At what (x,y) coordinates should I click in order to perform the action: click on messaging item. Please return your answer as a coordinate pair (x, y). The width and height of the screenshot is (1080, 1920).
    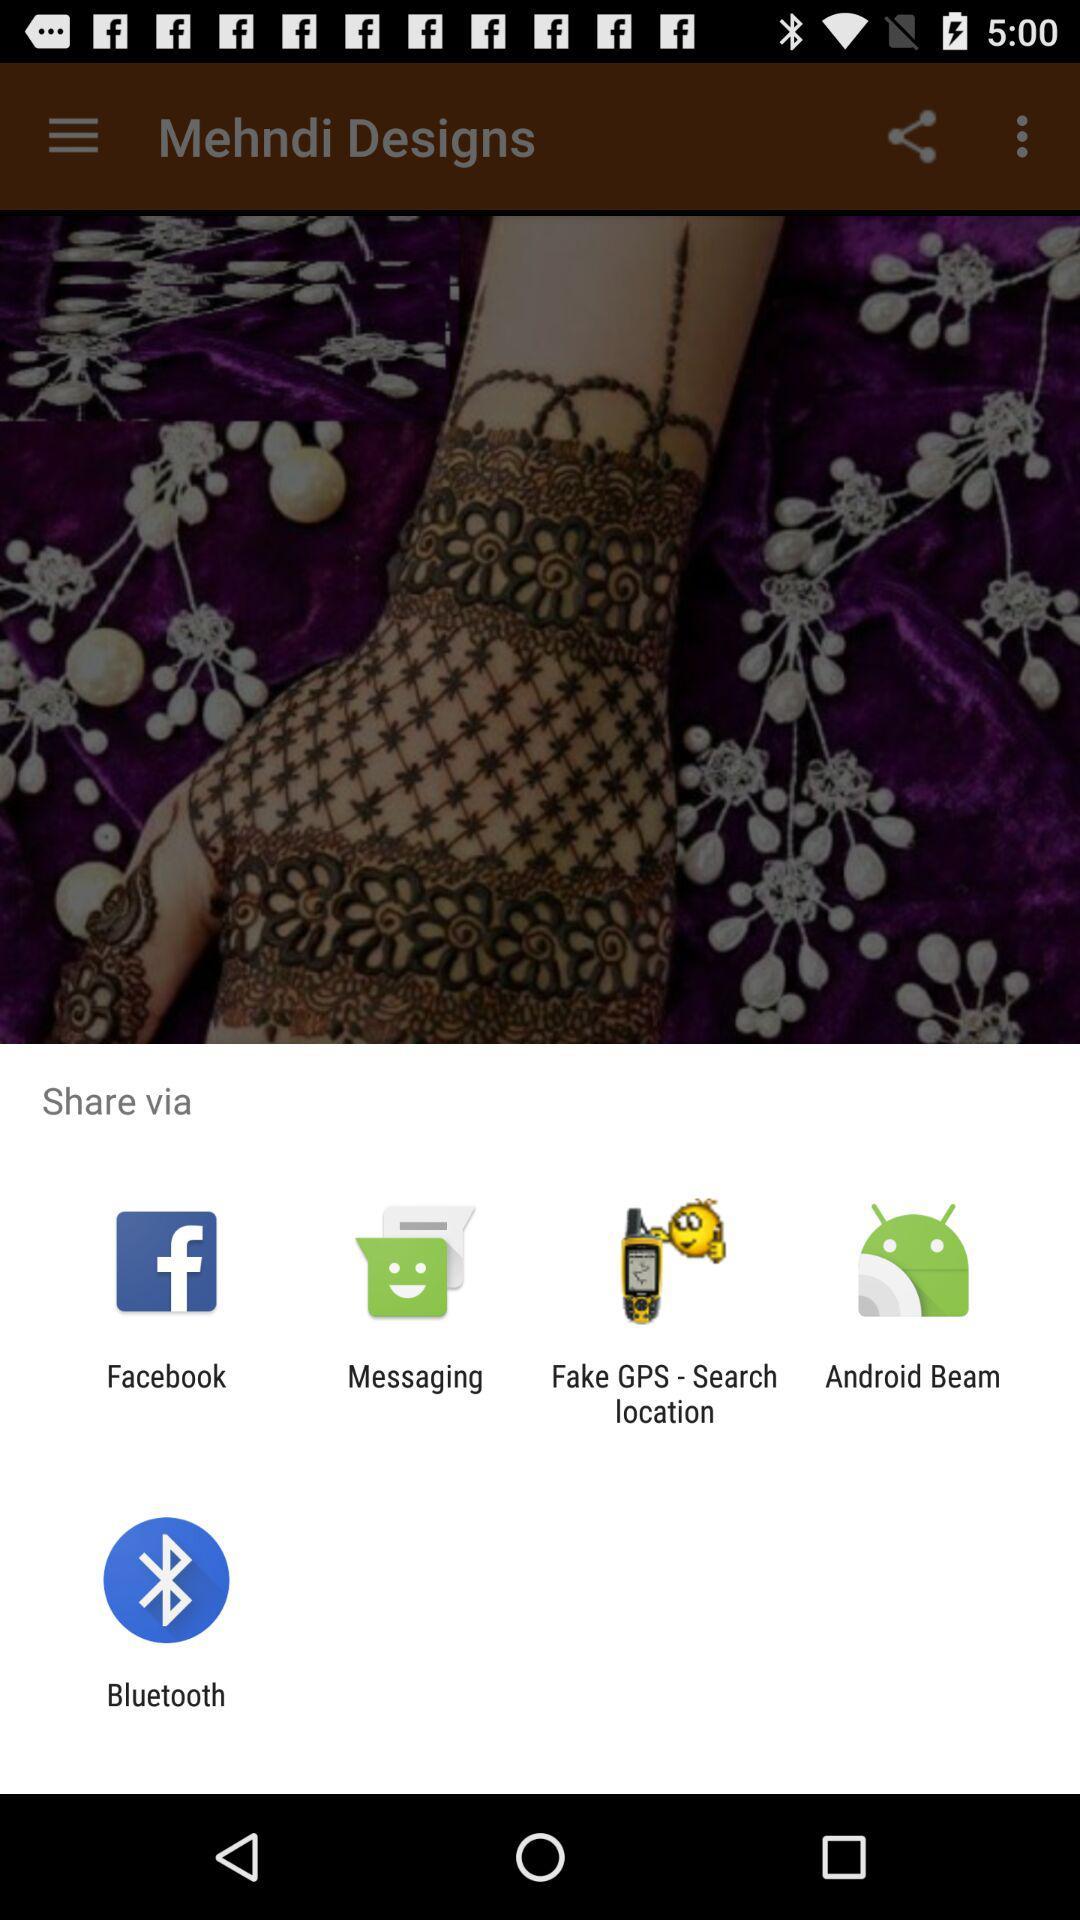
    Looking at the image, I should click on (414, 1392).